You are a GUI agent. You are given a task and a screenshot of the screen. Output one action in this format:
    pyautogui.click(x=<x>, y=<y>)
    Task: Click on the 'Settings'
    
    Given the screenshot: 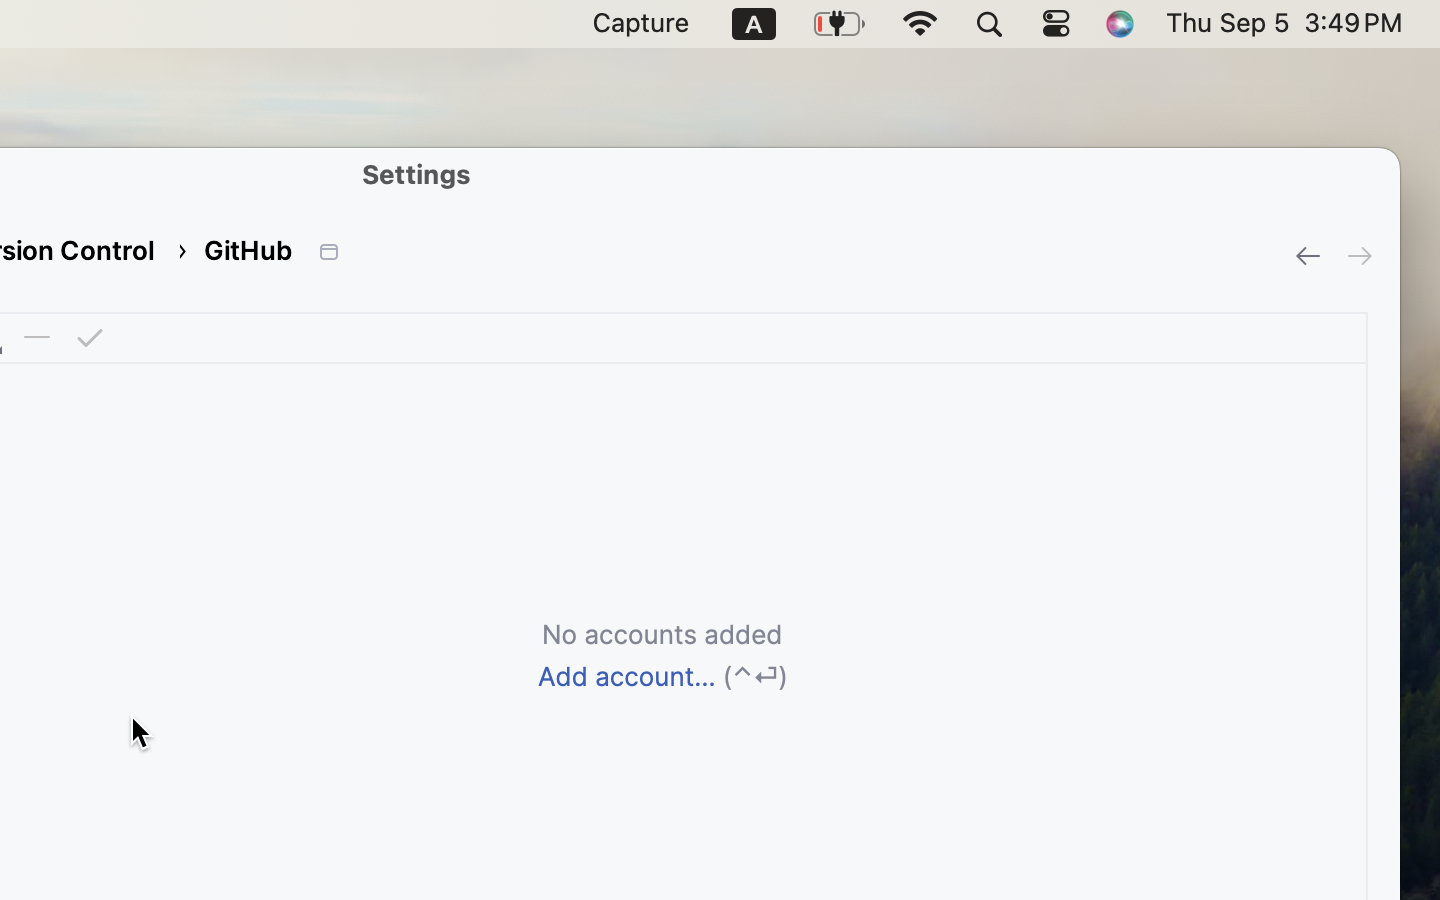 What is the action you would take?
    pyautogui.click(x=416, y=173)
    